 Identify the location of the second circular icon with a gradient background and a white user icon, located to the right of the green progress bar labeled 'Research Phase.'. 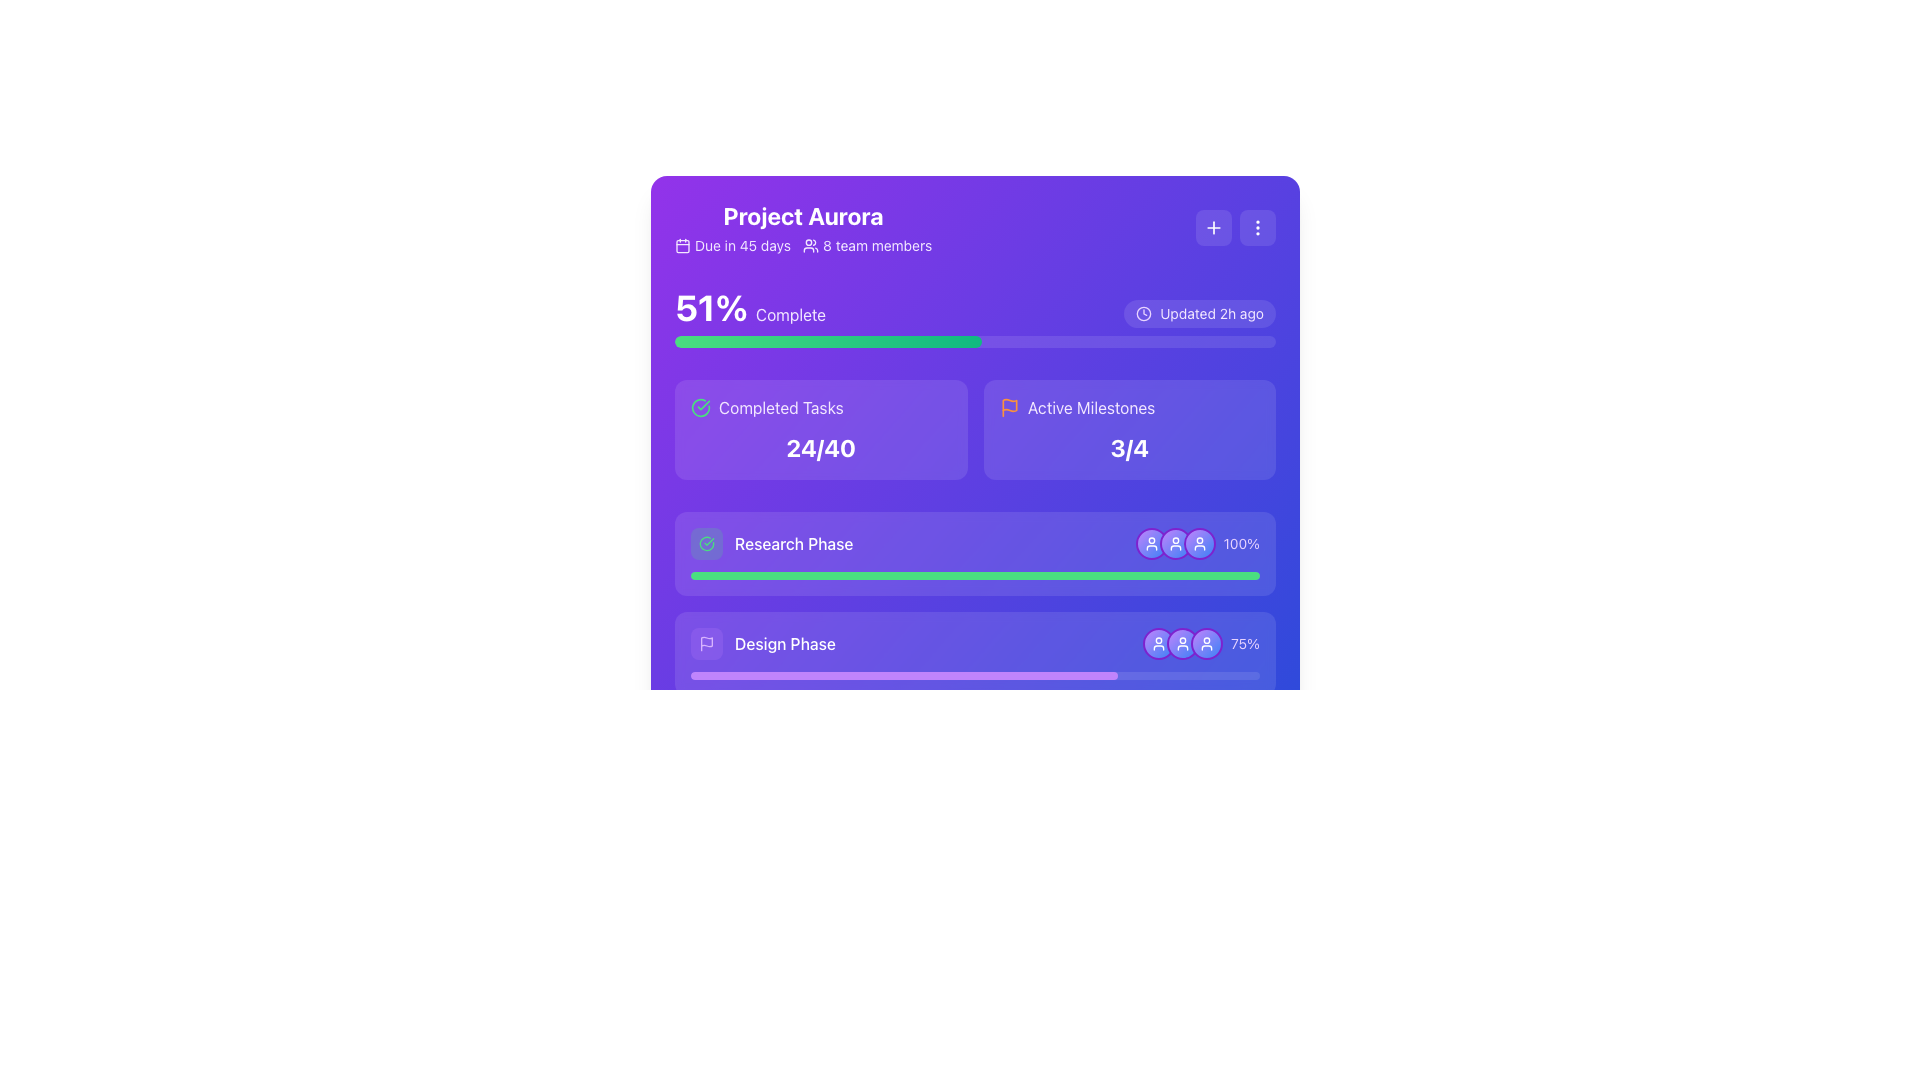
(1175, 543).